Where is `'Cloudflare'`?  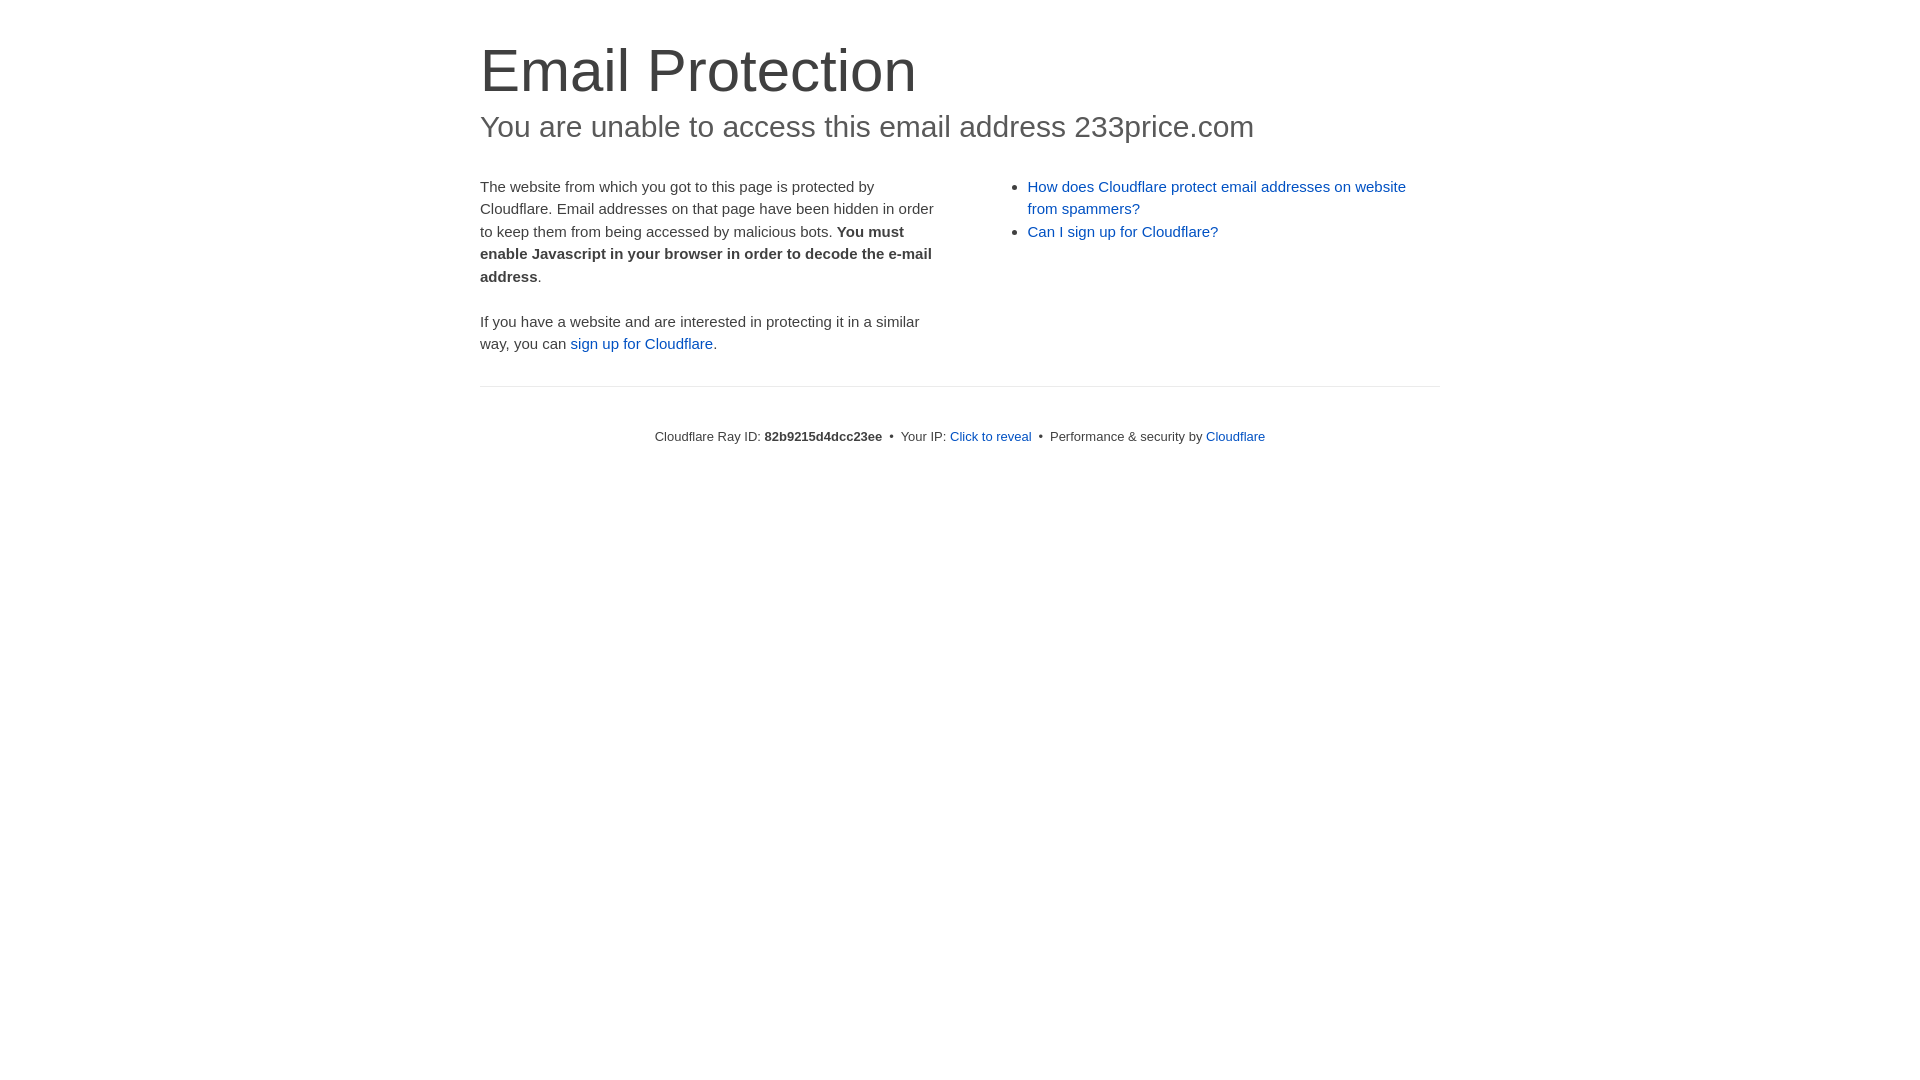 'Cloudflare' is located at coordinates (1234, 435).